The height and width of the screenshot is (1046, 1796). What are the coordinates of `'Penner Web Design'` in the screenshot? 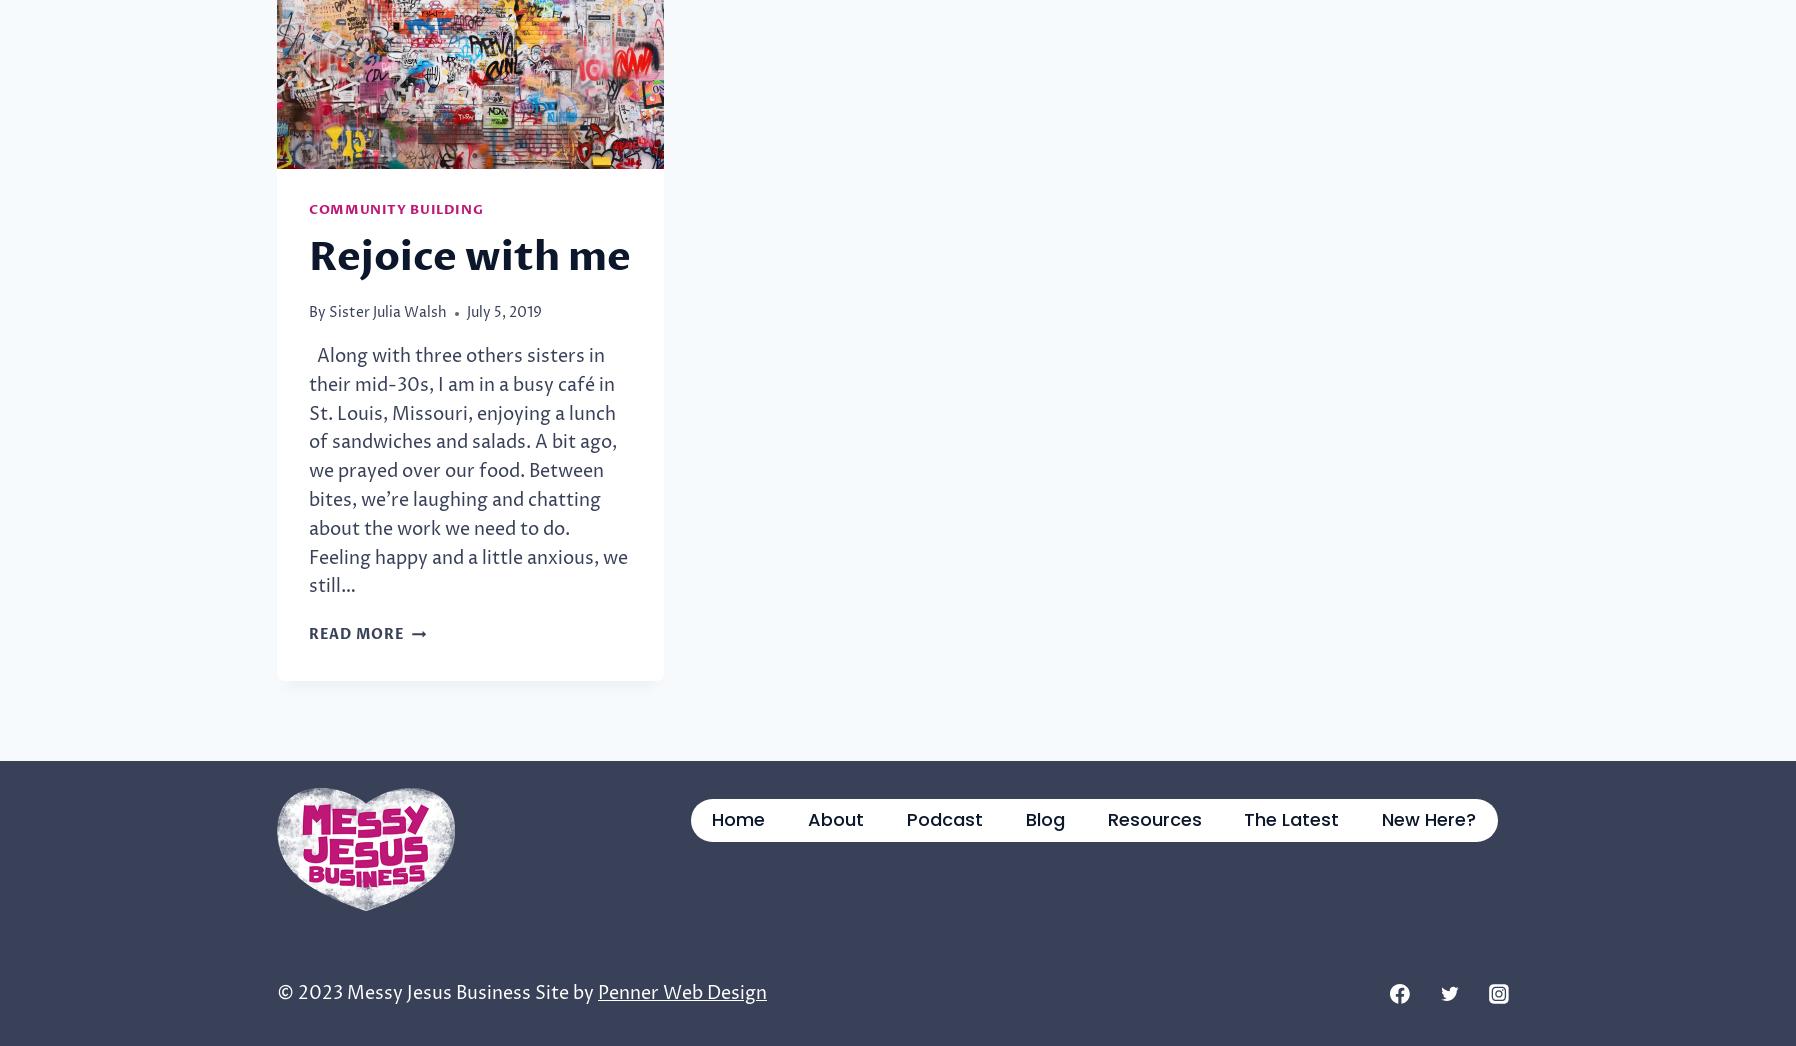 It's located at (682, 991).